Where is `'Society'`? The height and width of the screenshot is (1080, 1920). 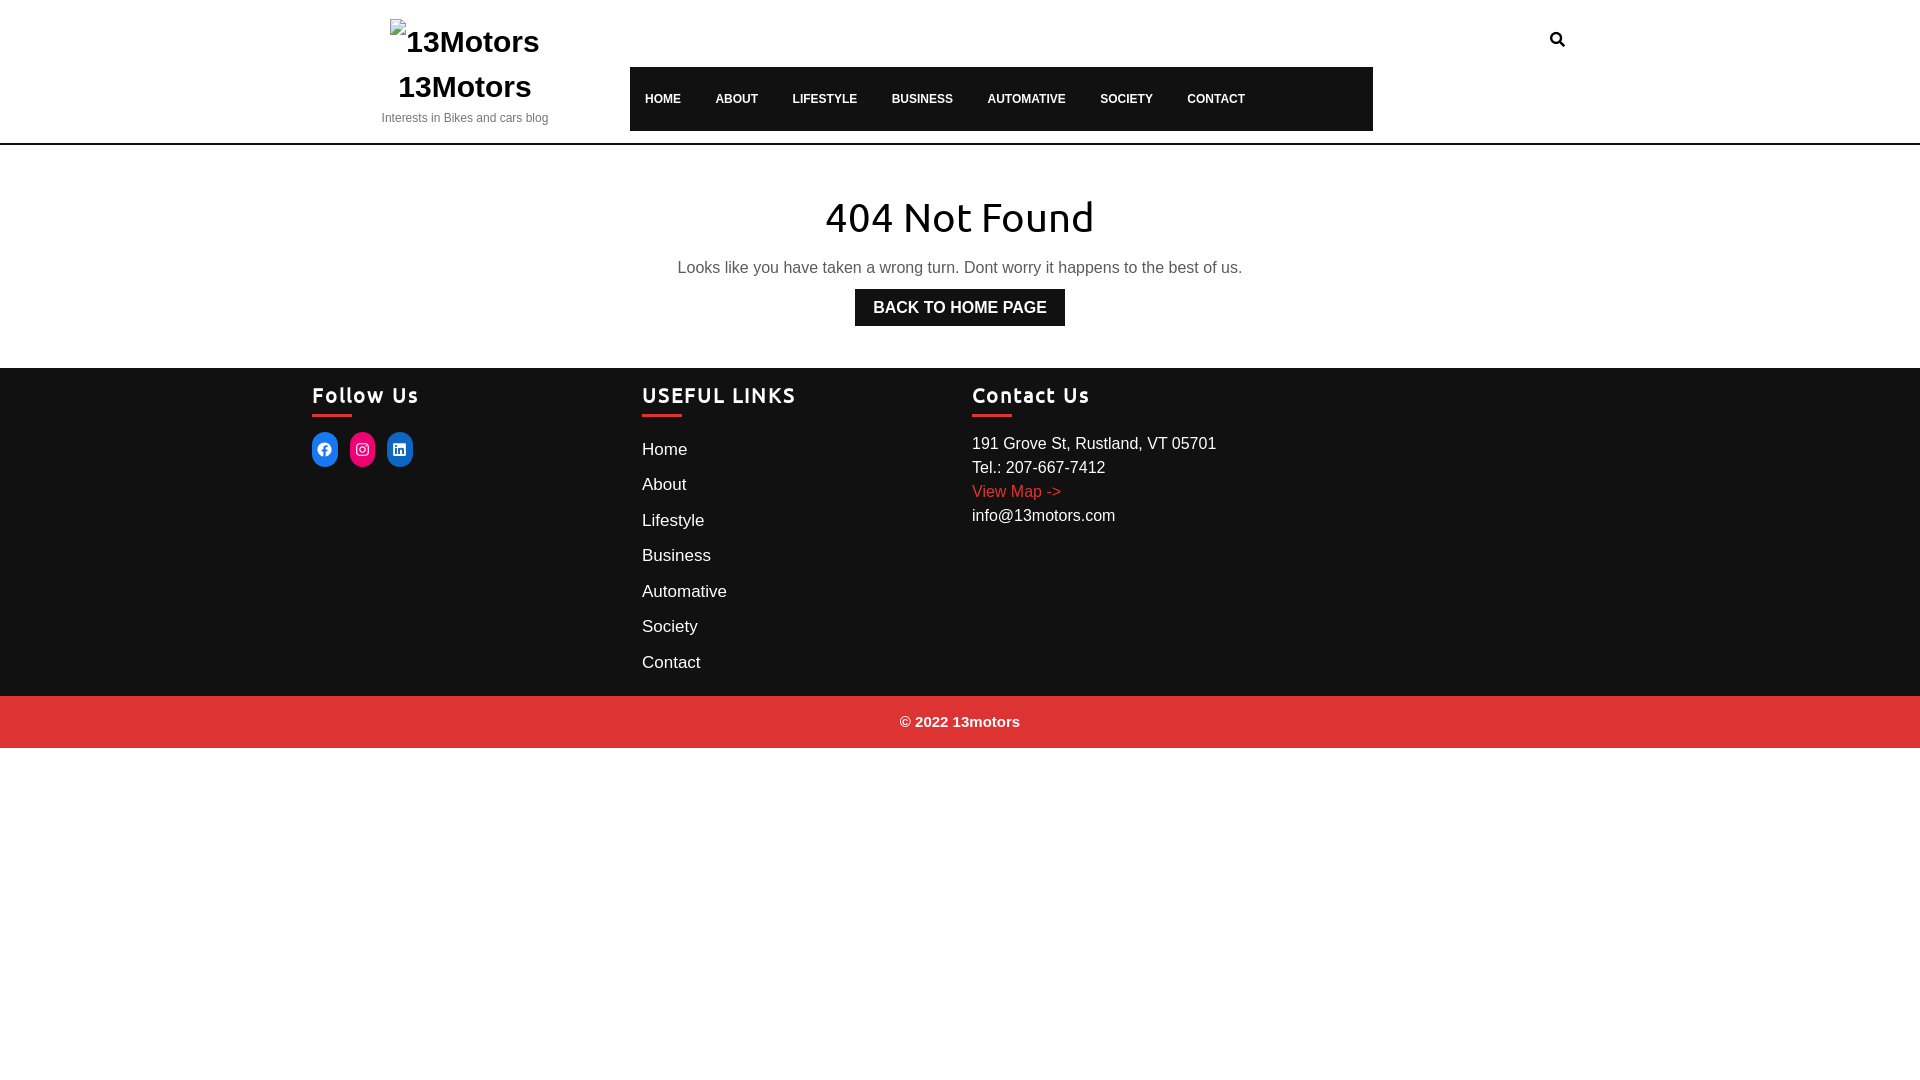
'Society' is located at coordinates (642, 625).